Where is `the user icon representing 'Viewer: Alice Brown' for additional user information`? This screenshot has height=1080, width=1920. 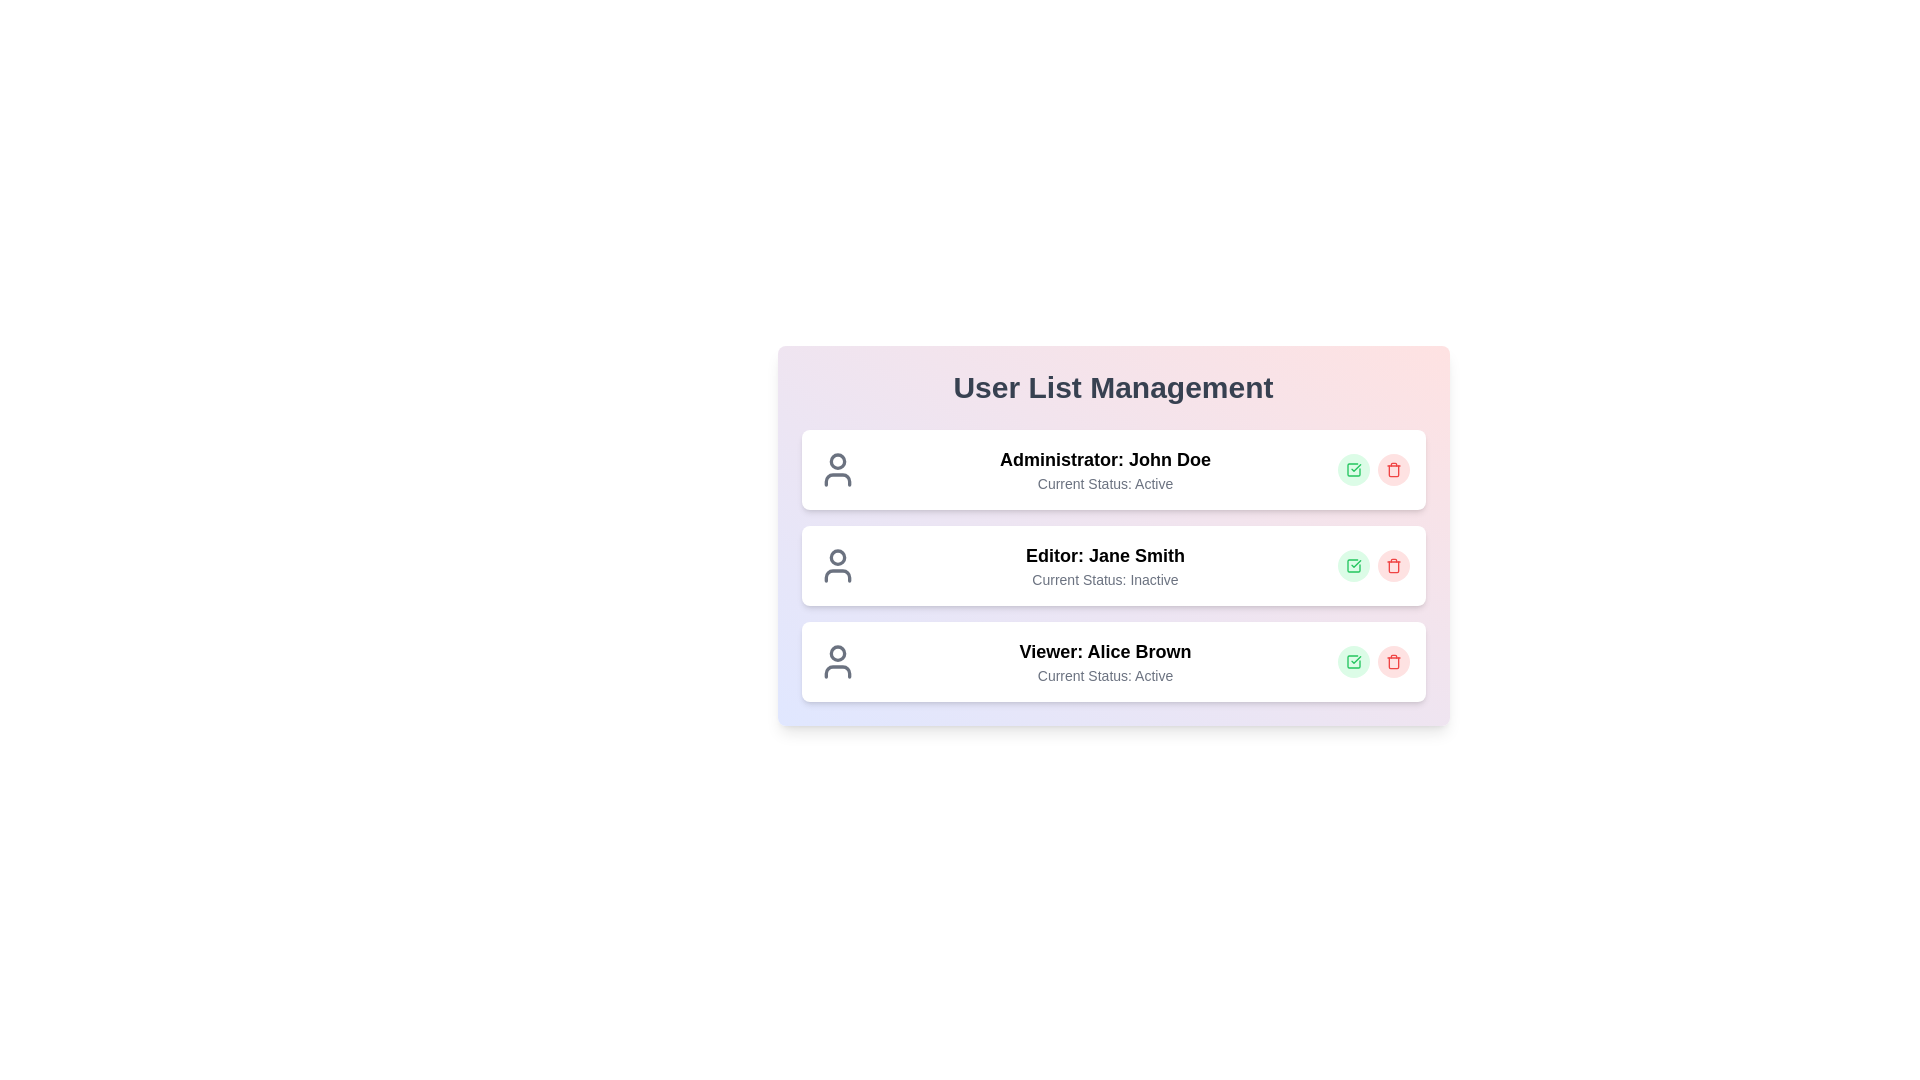
the user icon representing 'Viewer: Alice Brown' for additional user information is located at coordinates (837, 662).